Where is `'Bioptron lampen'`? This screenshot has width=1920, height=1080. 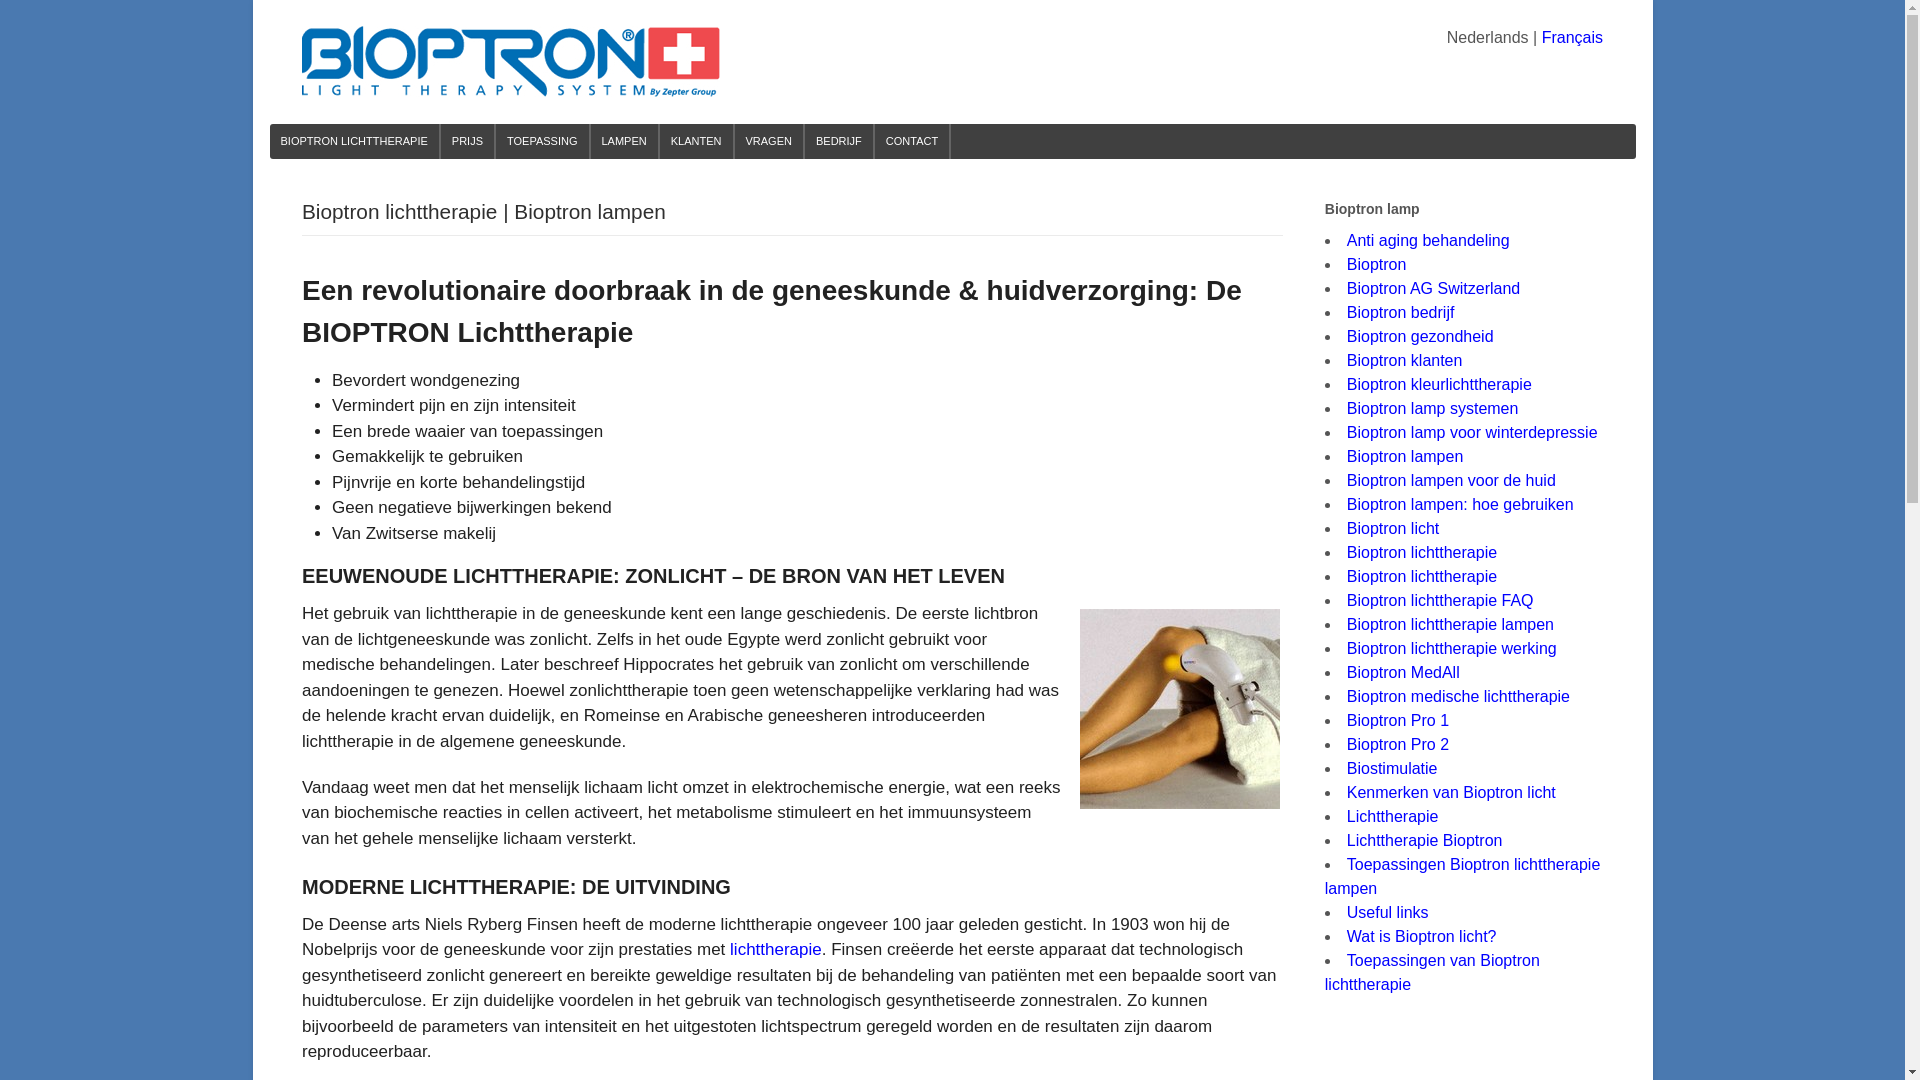
'Bioptron lampen' is located at coordinates (1404, 456).